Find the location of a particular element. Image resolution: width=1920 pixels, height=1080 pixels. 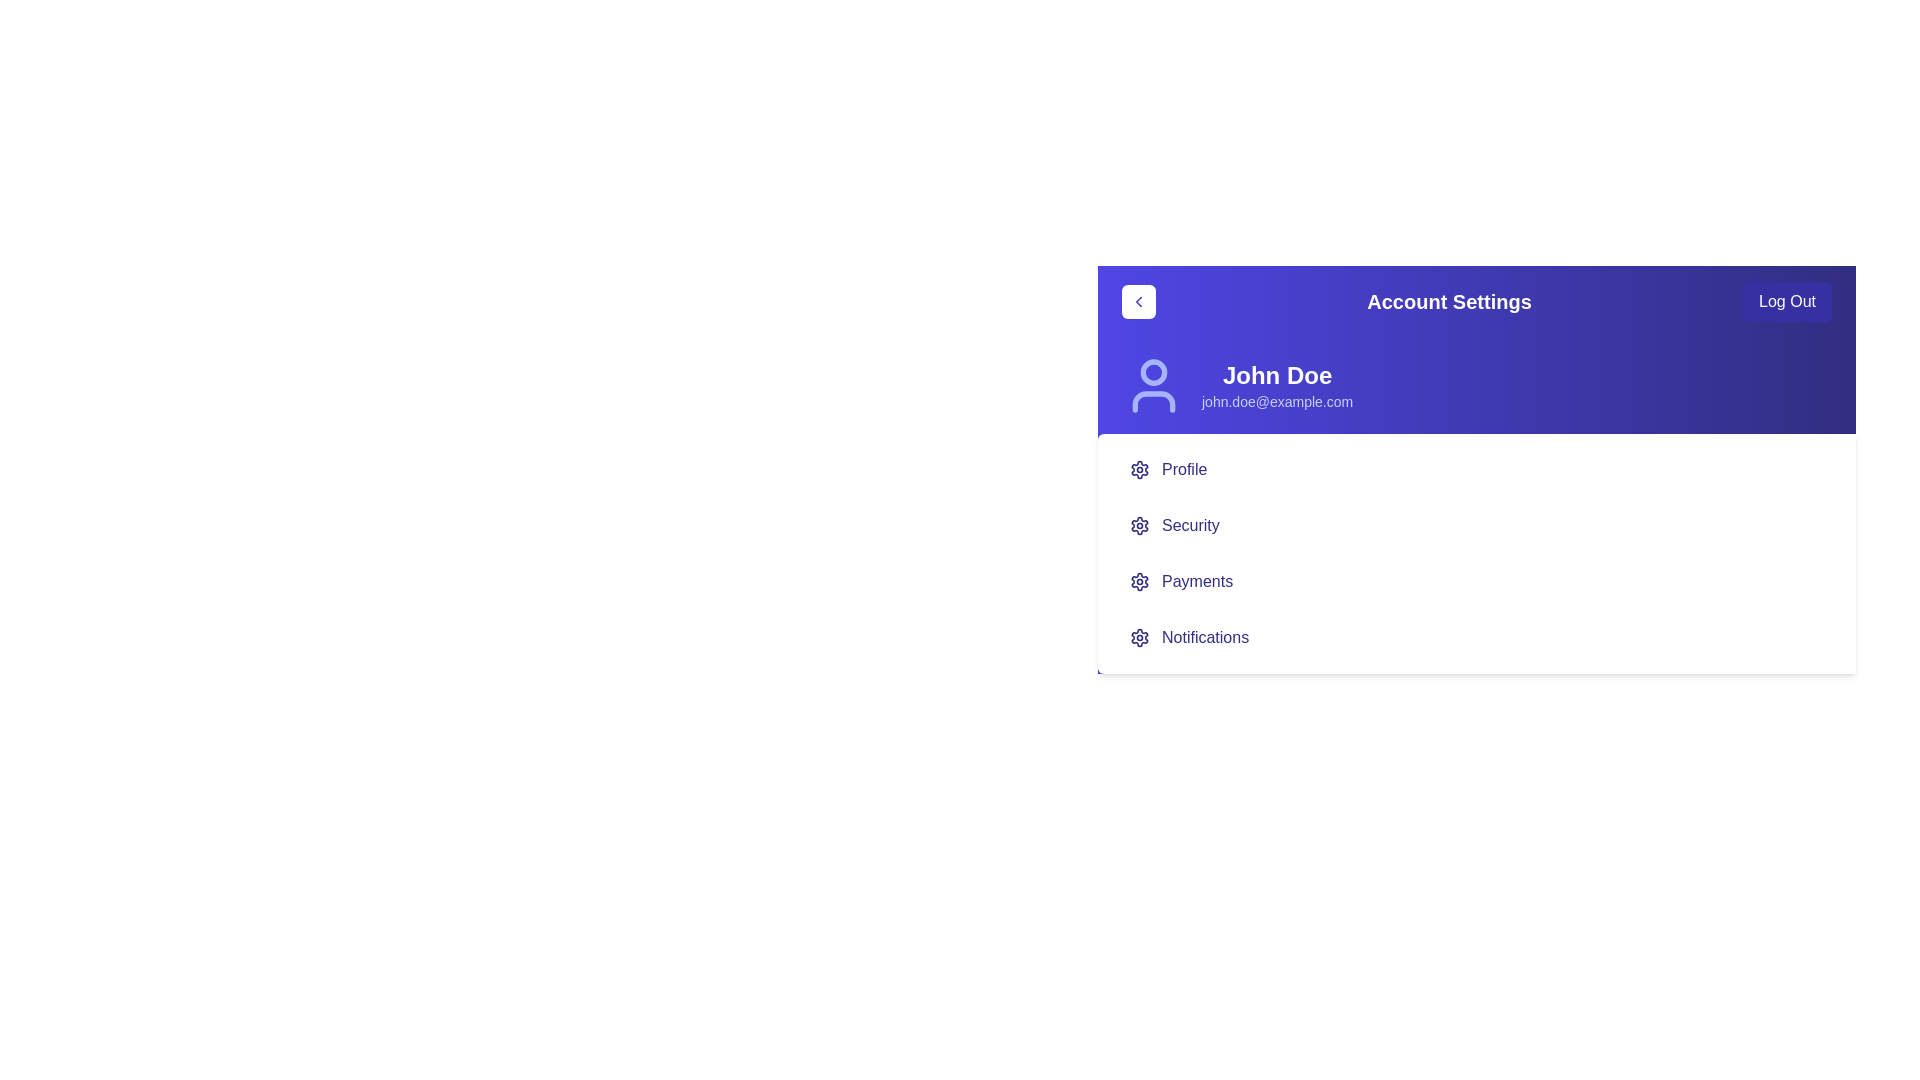

the gear-shaped icon resembling a setting cog located in the account settings menu is located at coordinates (1140, 524).